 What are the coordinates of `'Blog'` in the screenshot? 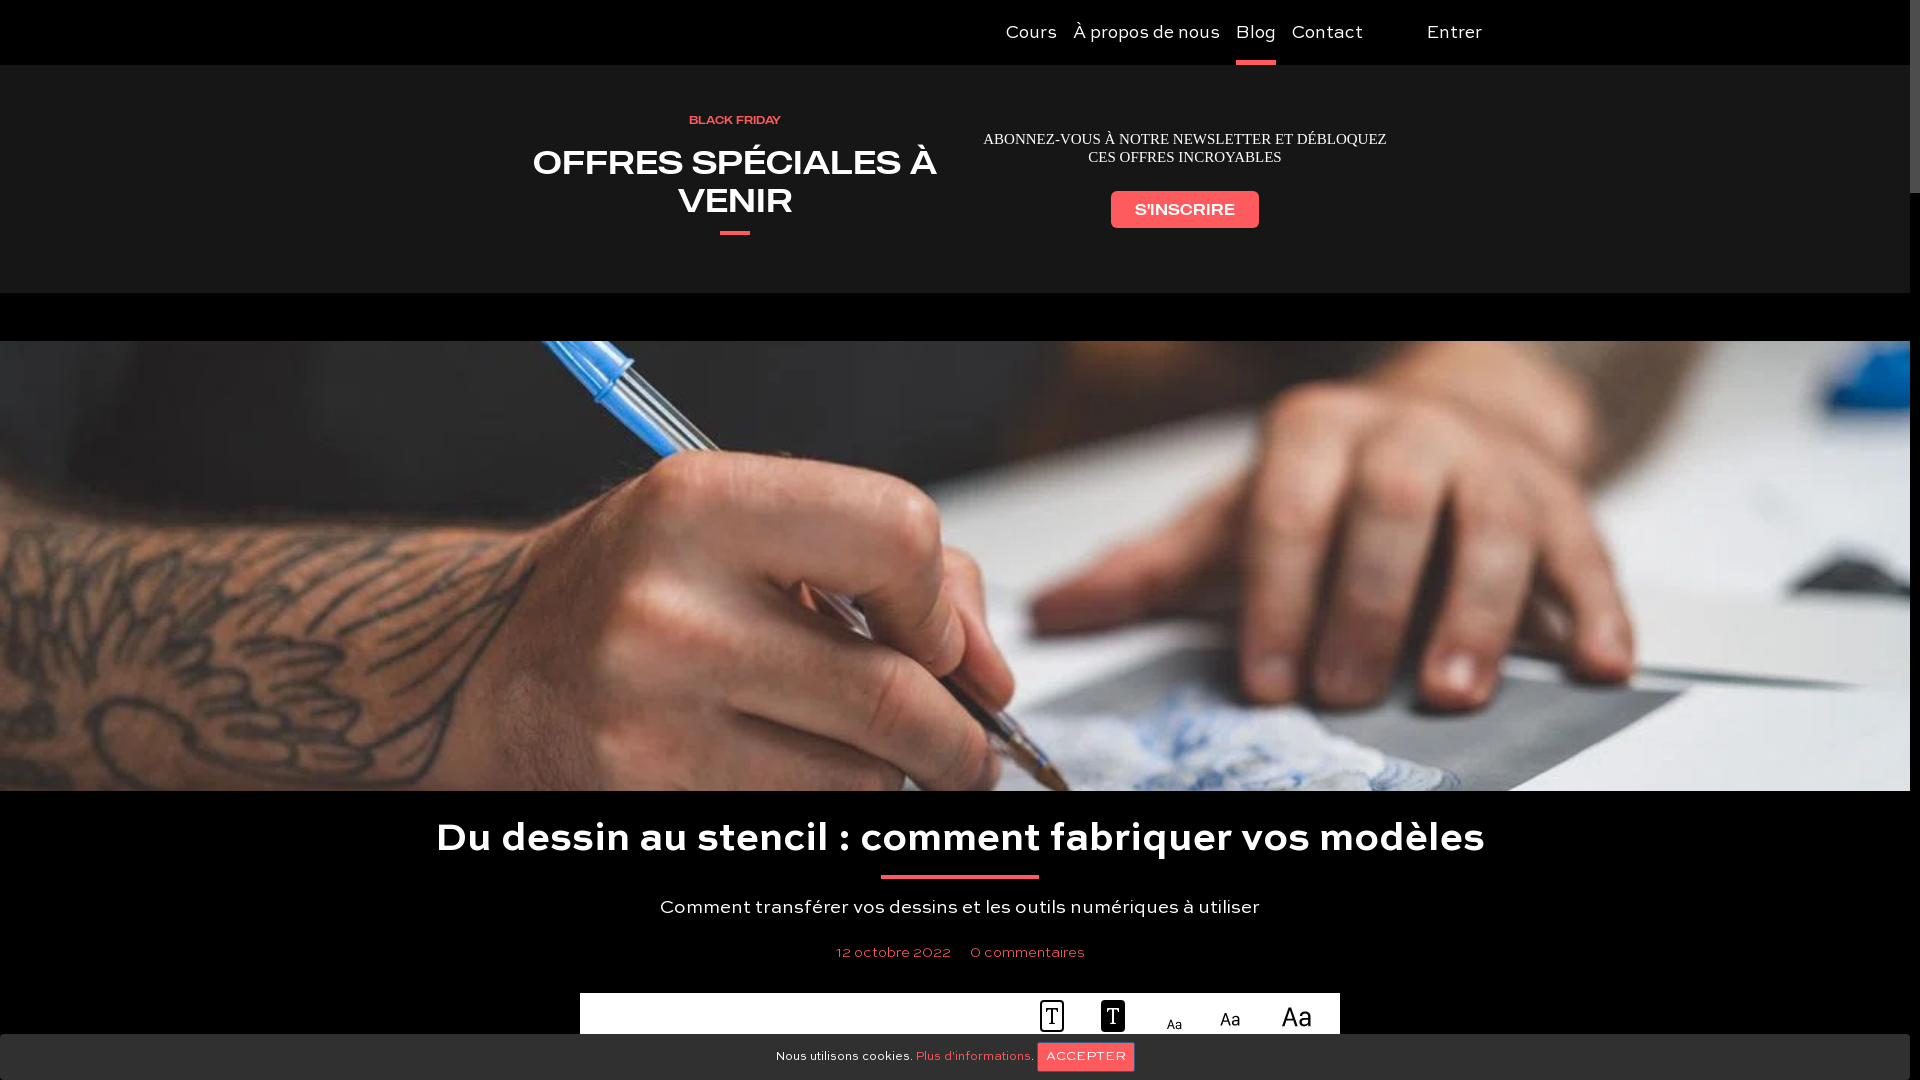 It's located at (1255, 35).